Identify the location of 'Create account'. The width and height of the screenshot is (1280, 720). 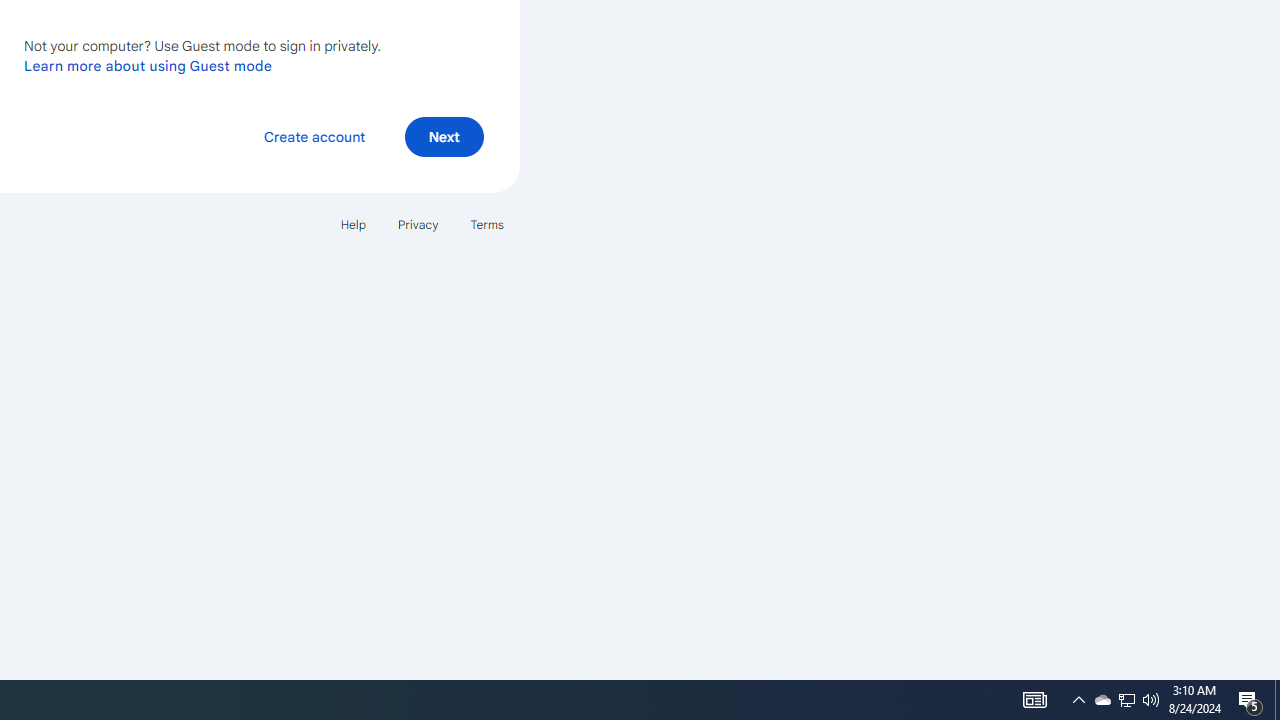
(313, 135).